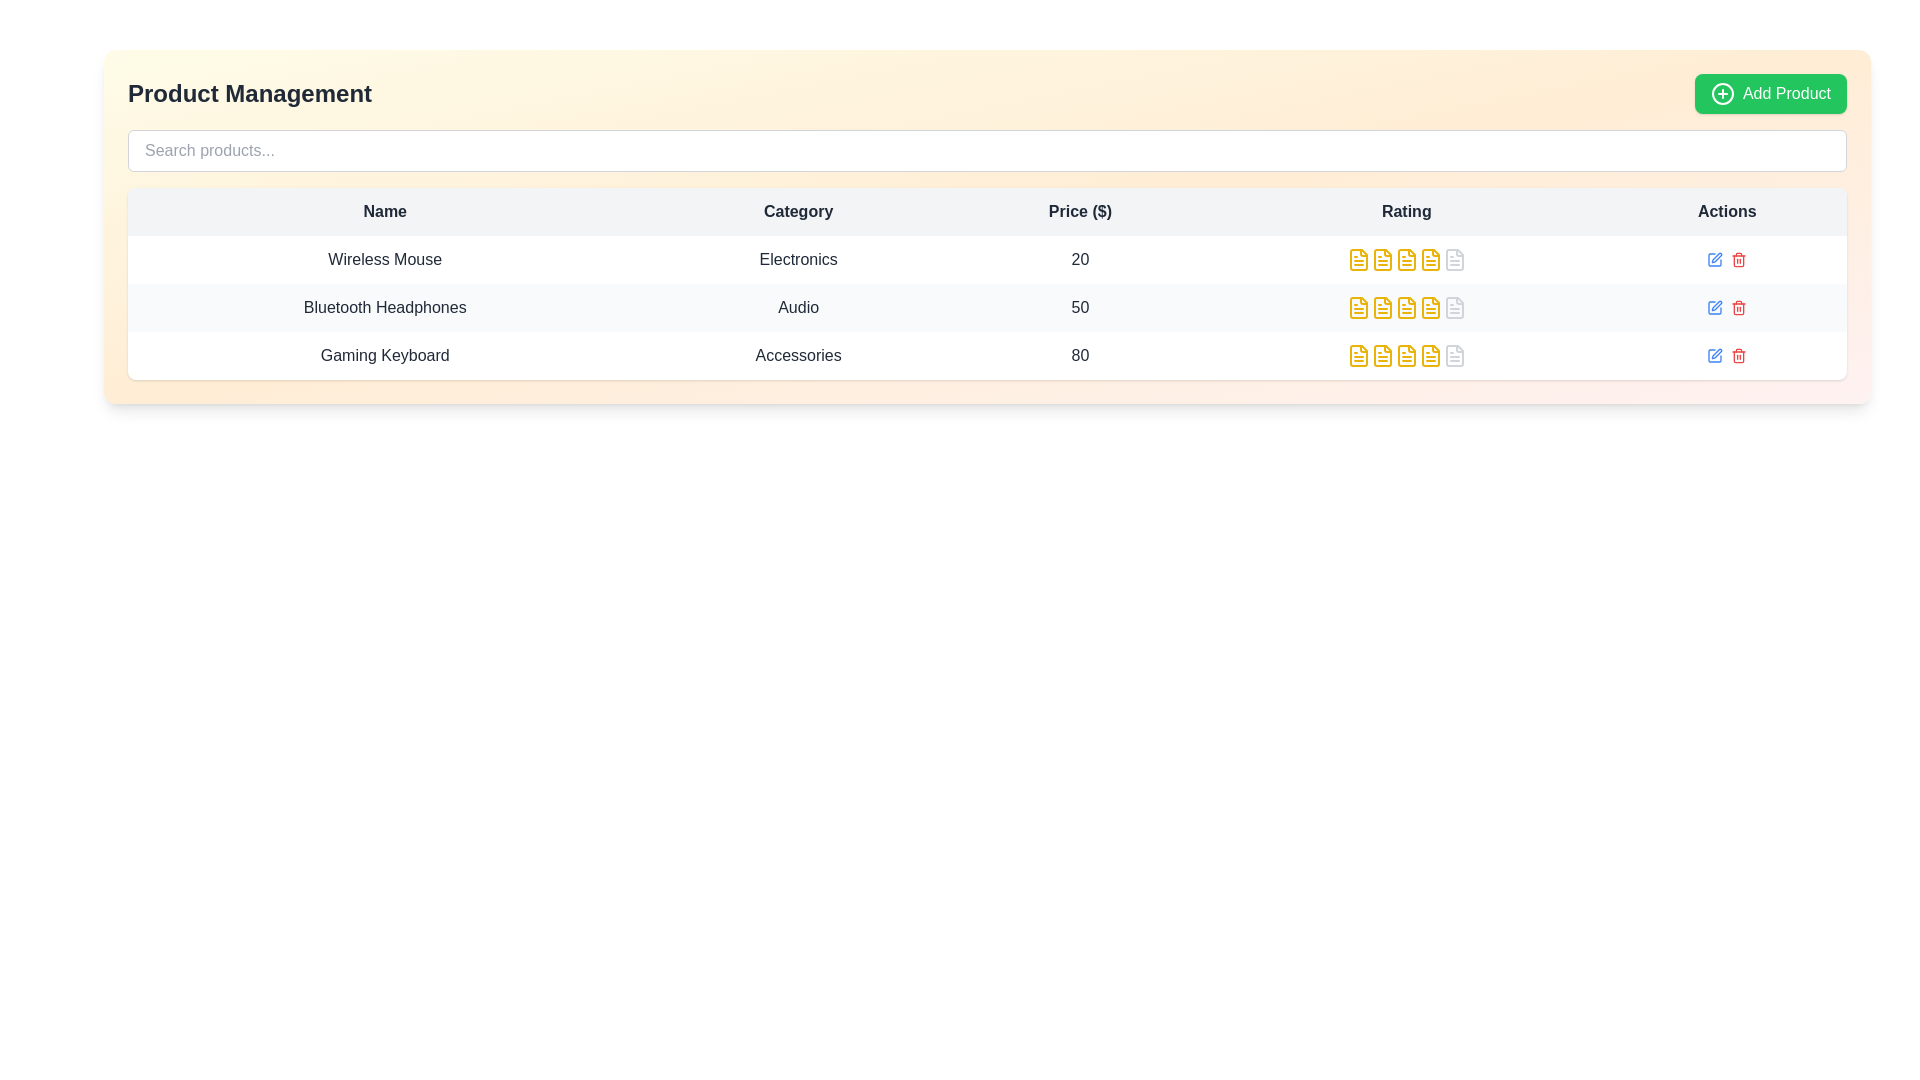  I want to click on the fourth rating icon in the 'Rating' column of the third row for the product 'Gaming Keyboard', so click(1381, 354).